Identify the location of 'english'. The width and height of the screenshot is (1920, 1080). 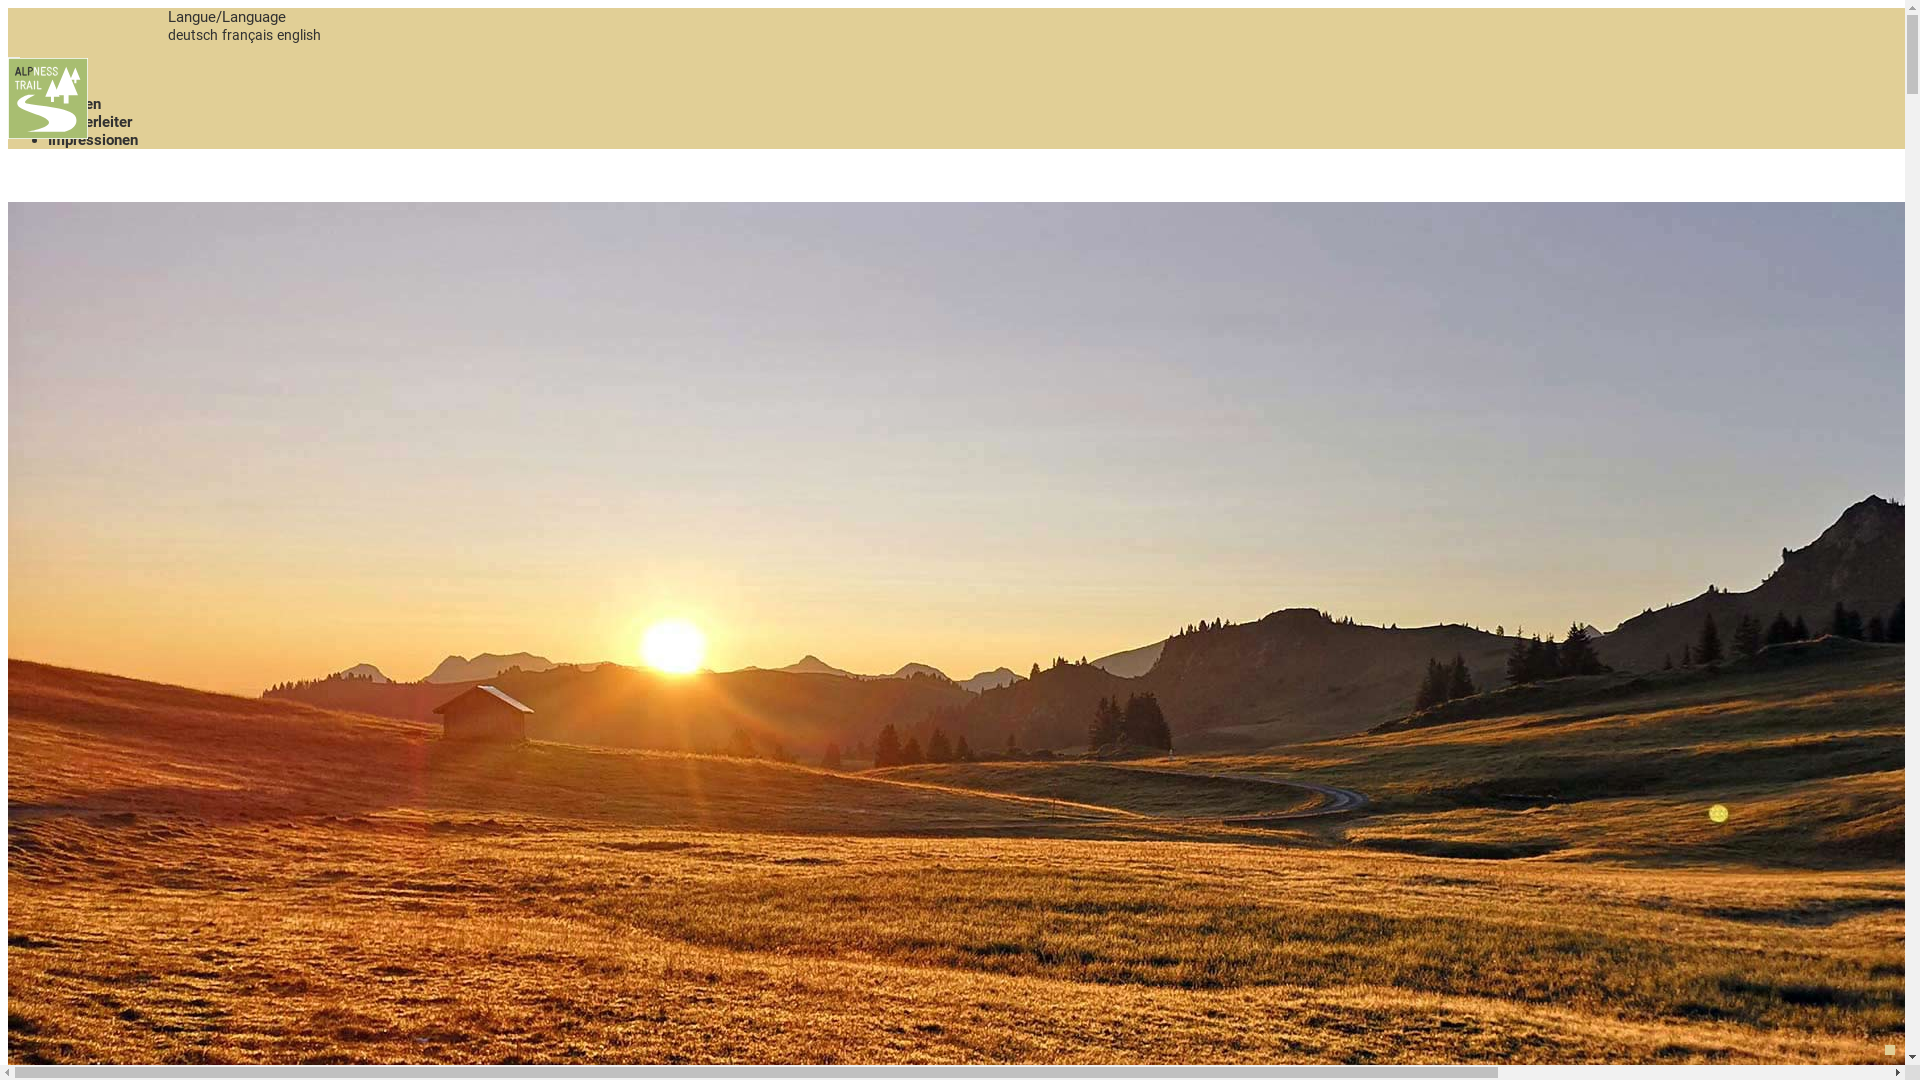
(297, 34).